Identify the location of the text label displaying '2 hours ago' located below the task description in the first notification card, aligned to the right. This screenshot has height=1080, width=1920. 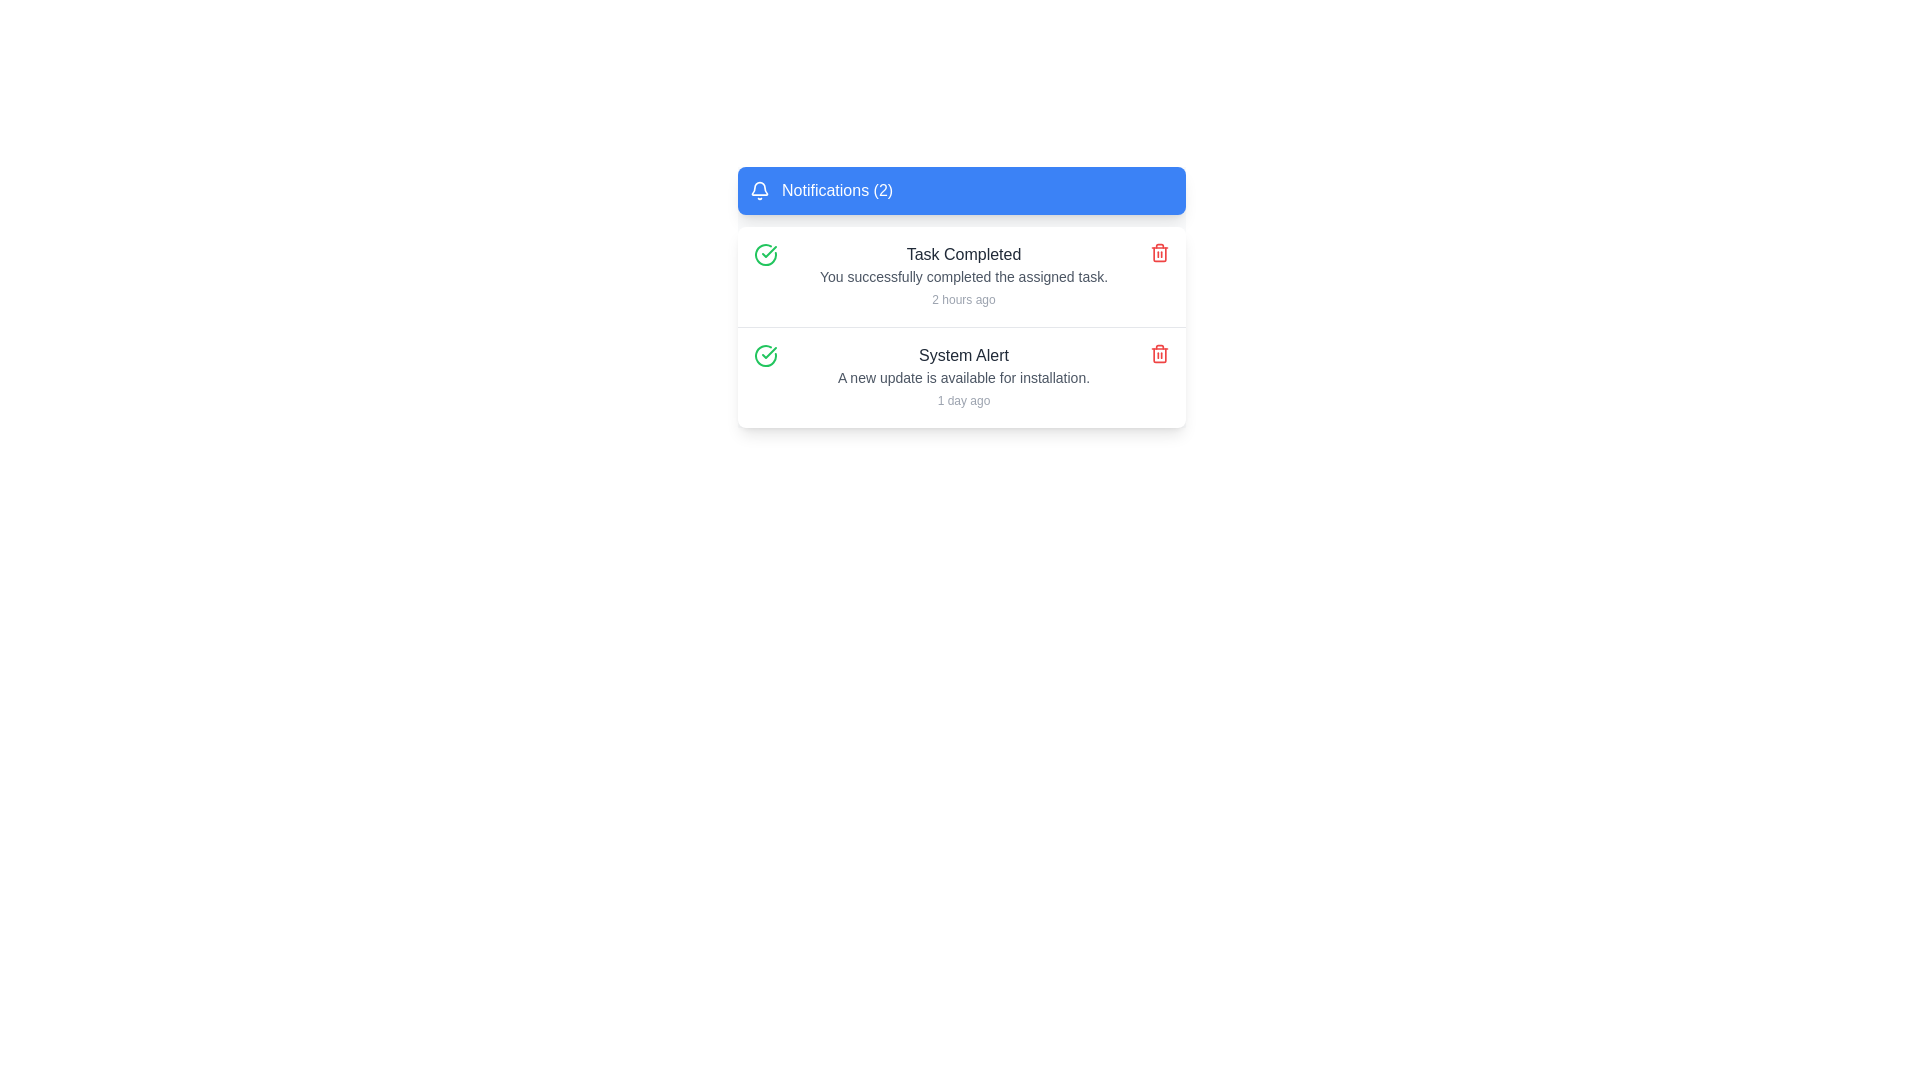
(964, 300).